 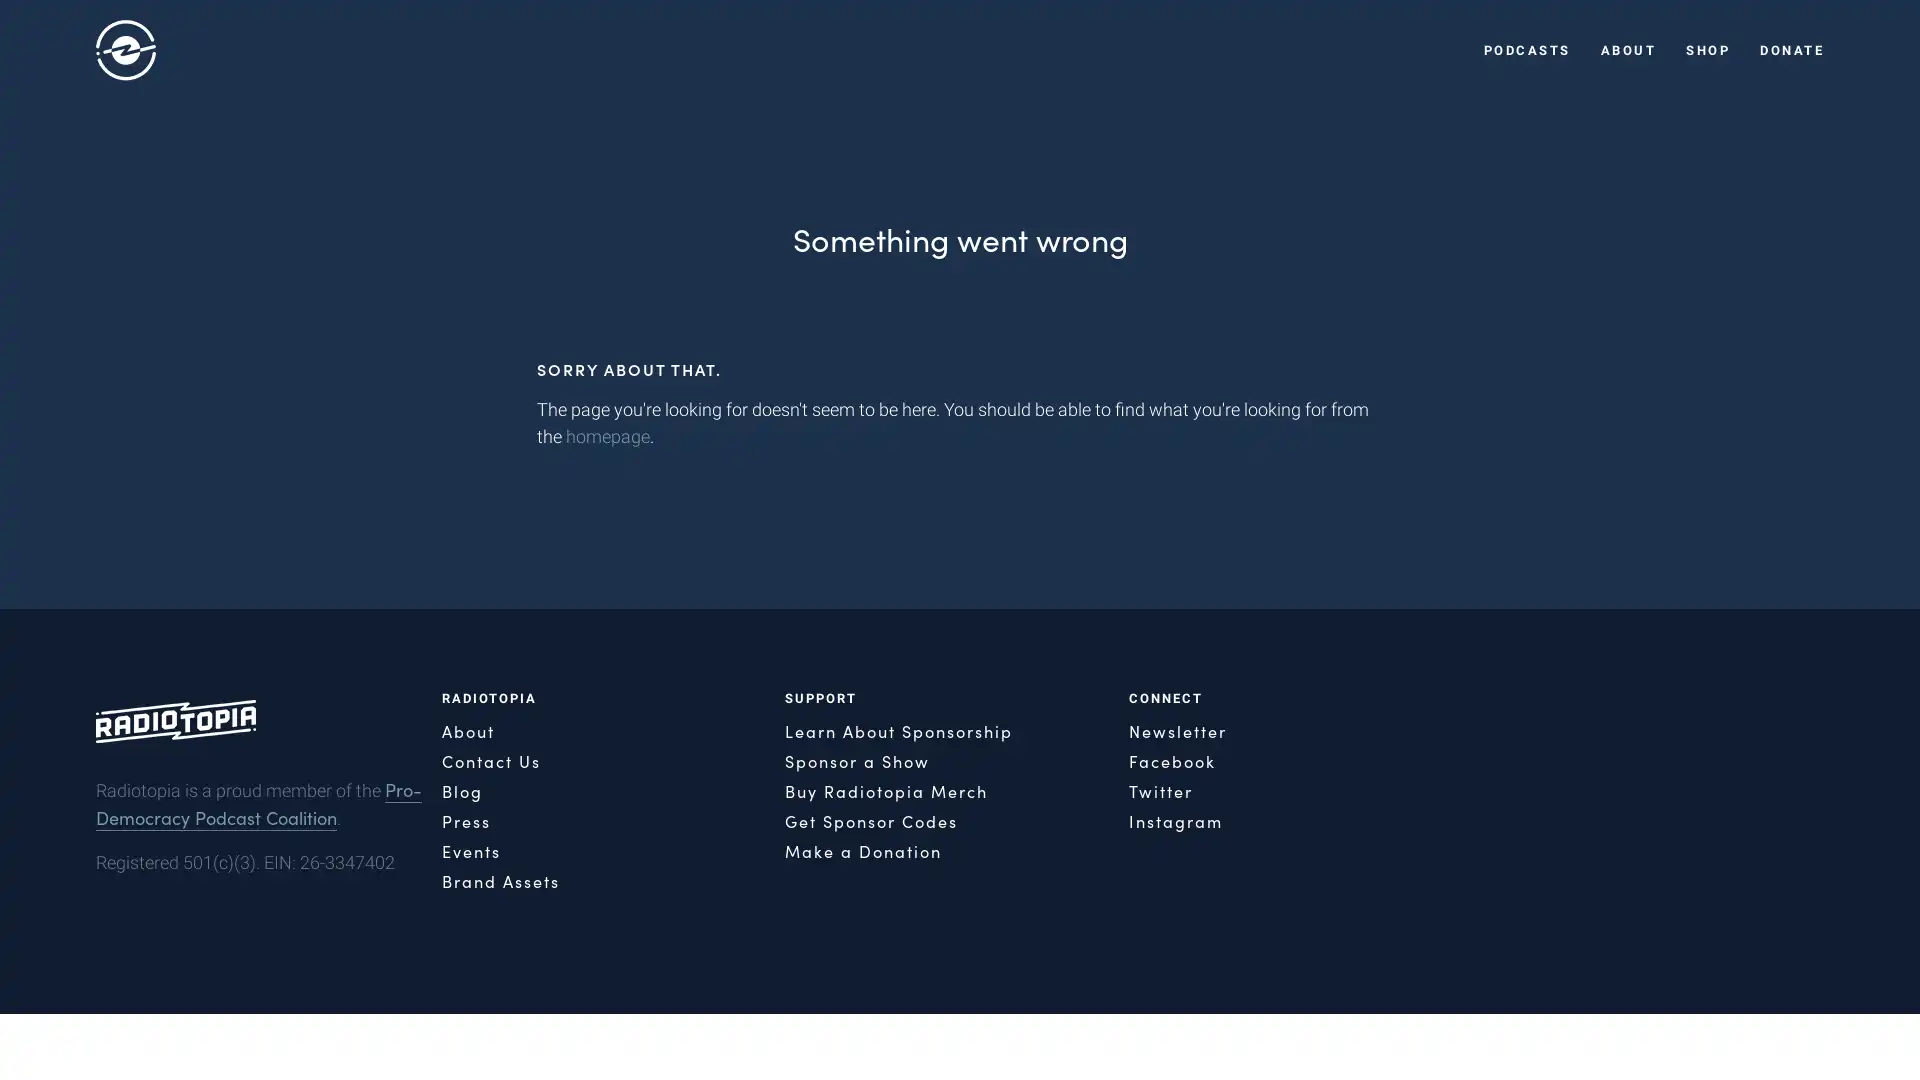 I want to click on SIGN ME UP!, so click(x=960, y=760).